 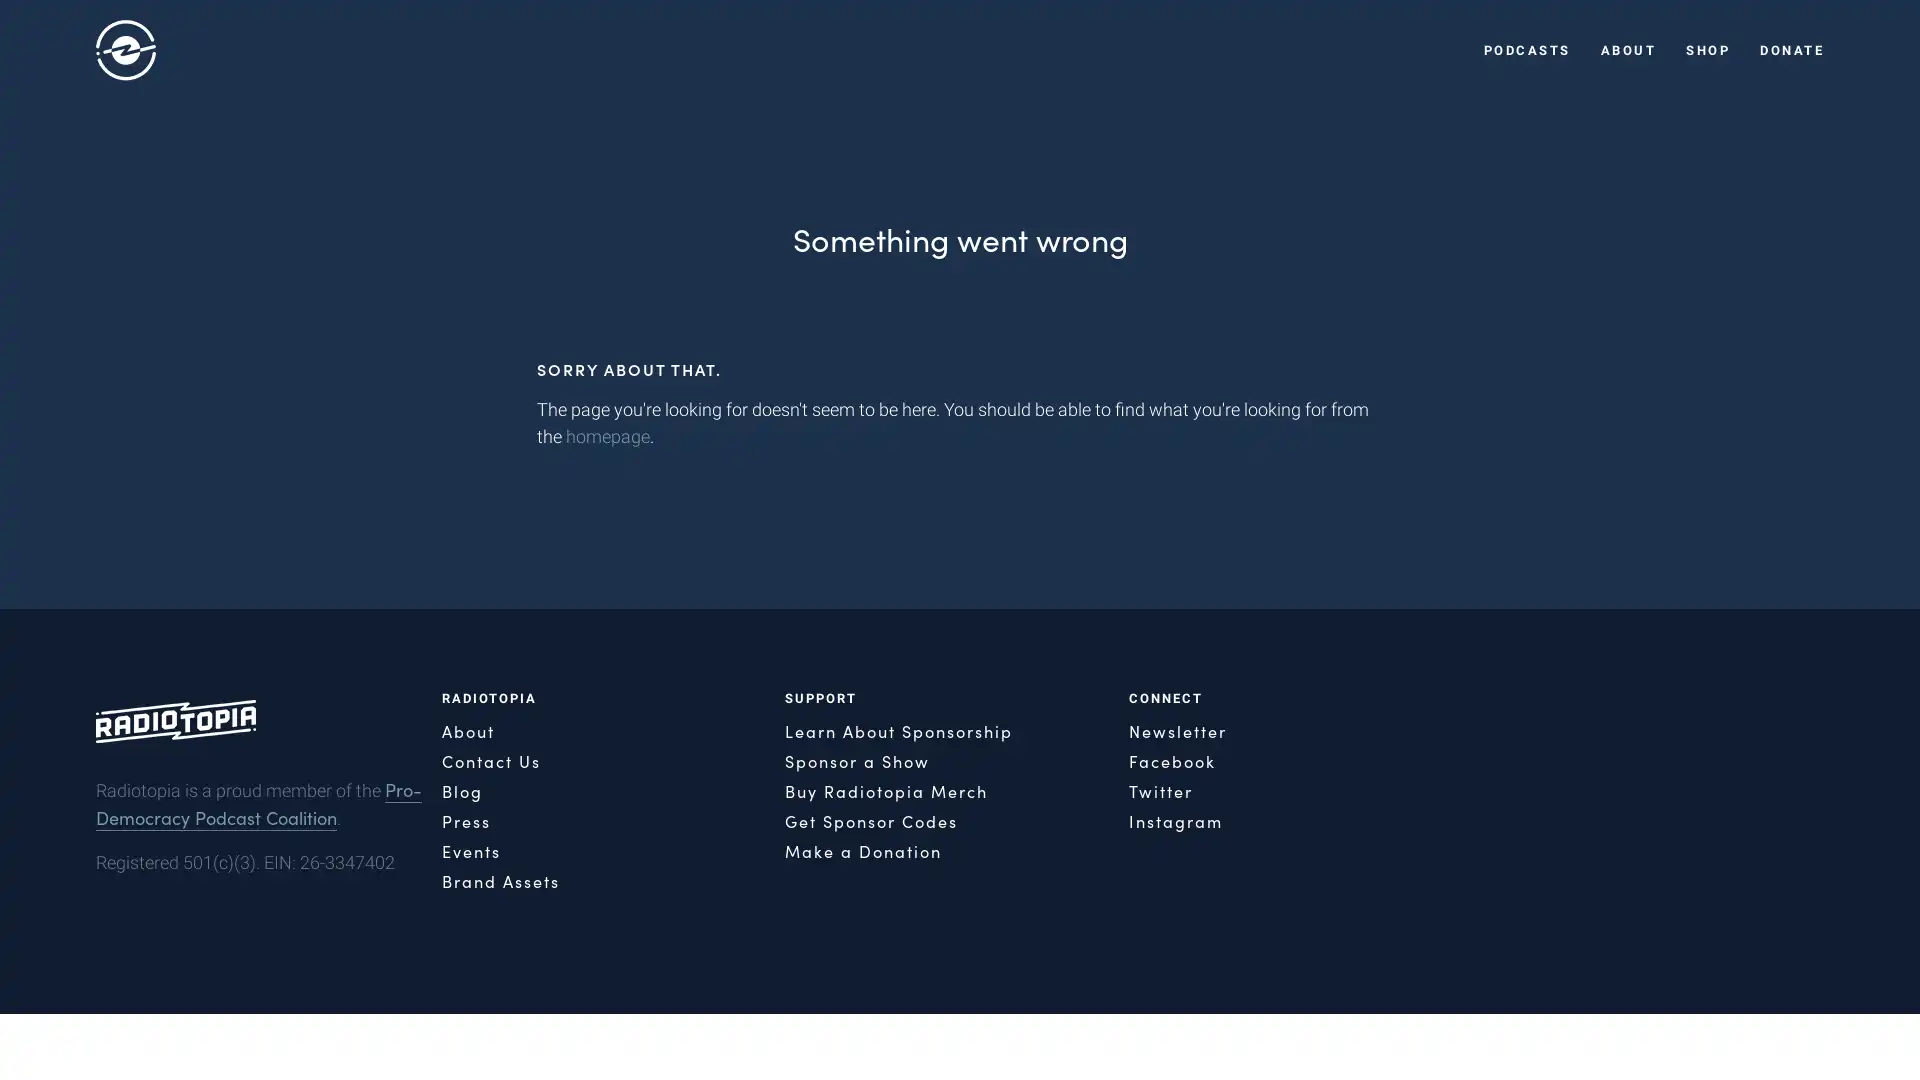 I want to click on SIGN ME UP!, so click(x=960, y=760).